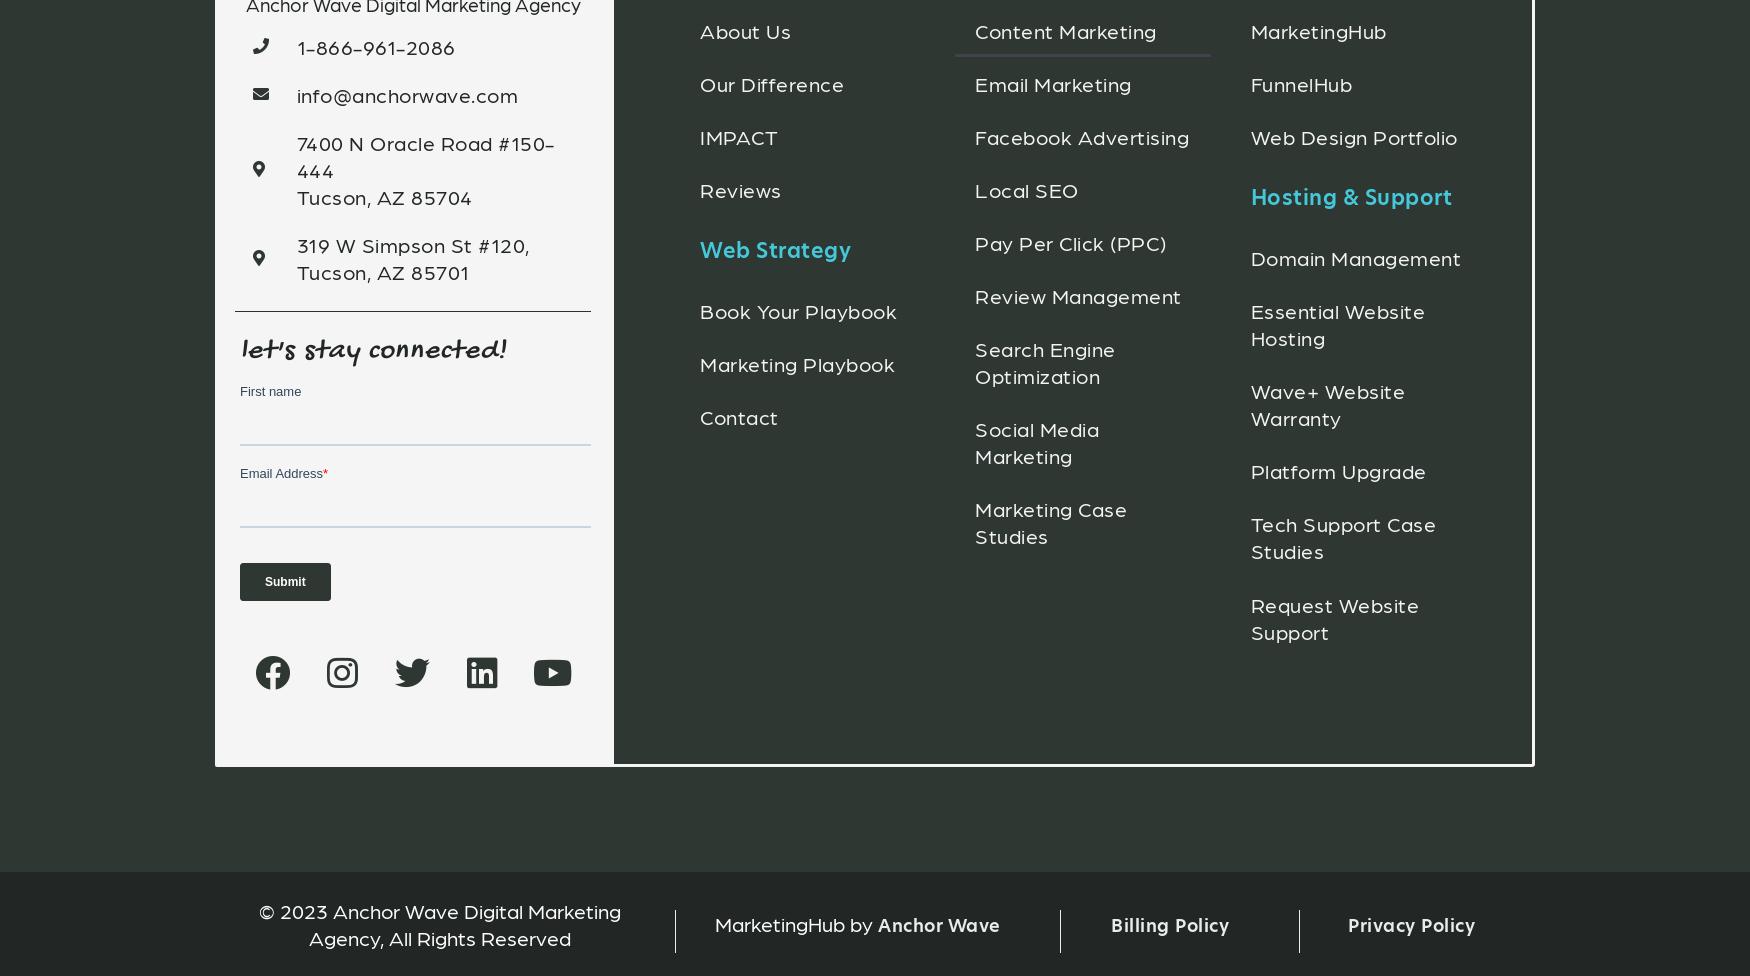 The height and width of the screenshot is (976, 1750). Describe the element at coordinates (1342, 536) in the screenshot. I see `'Tech Support Case Studies'` at that location.